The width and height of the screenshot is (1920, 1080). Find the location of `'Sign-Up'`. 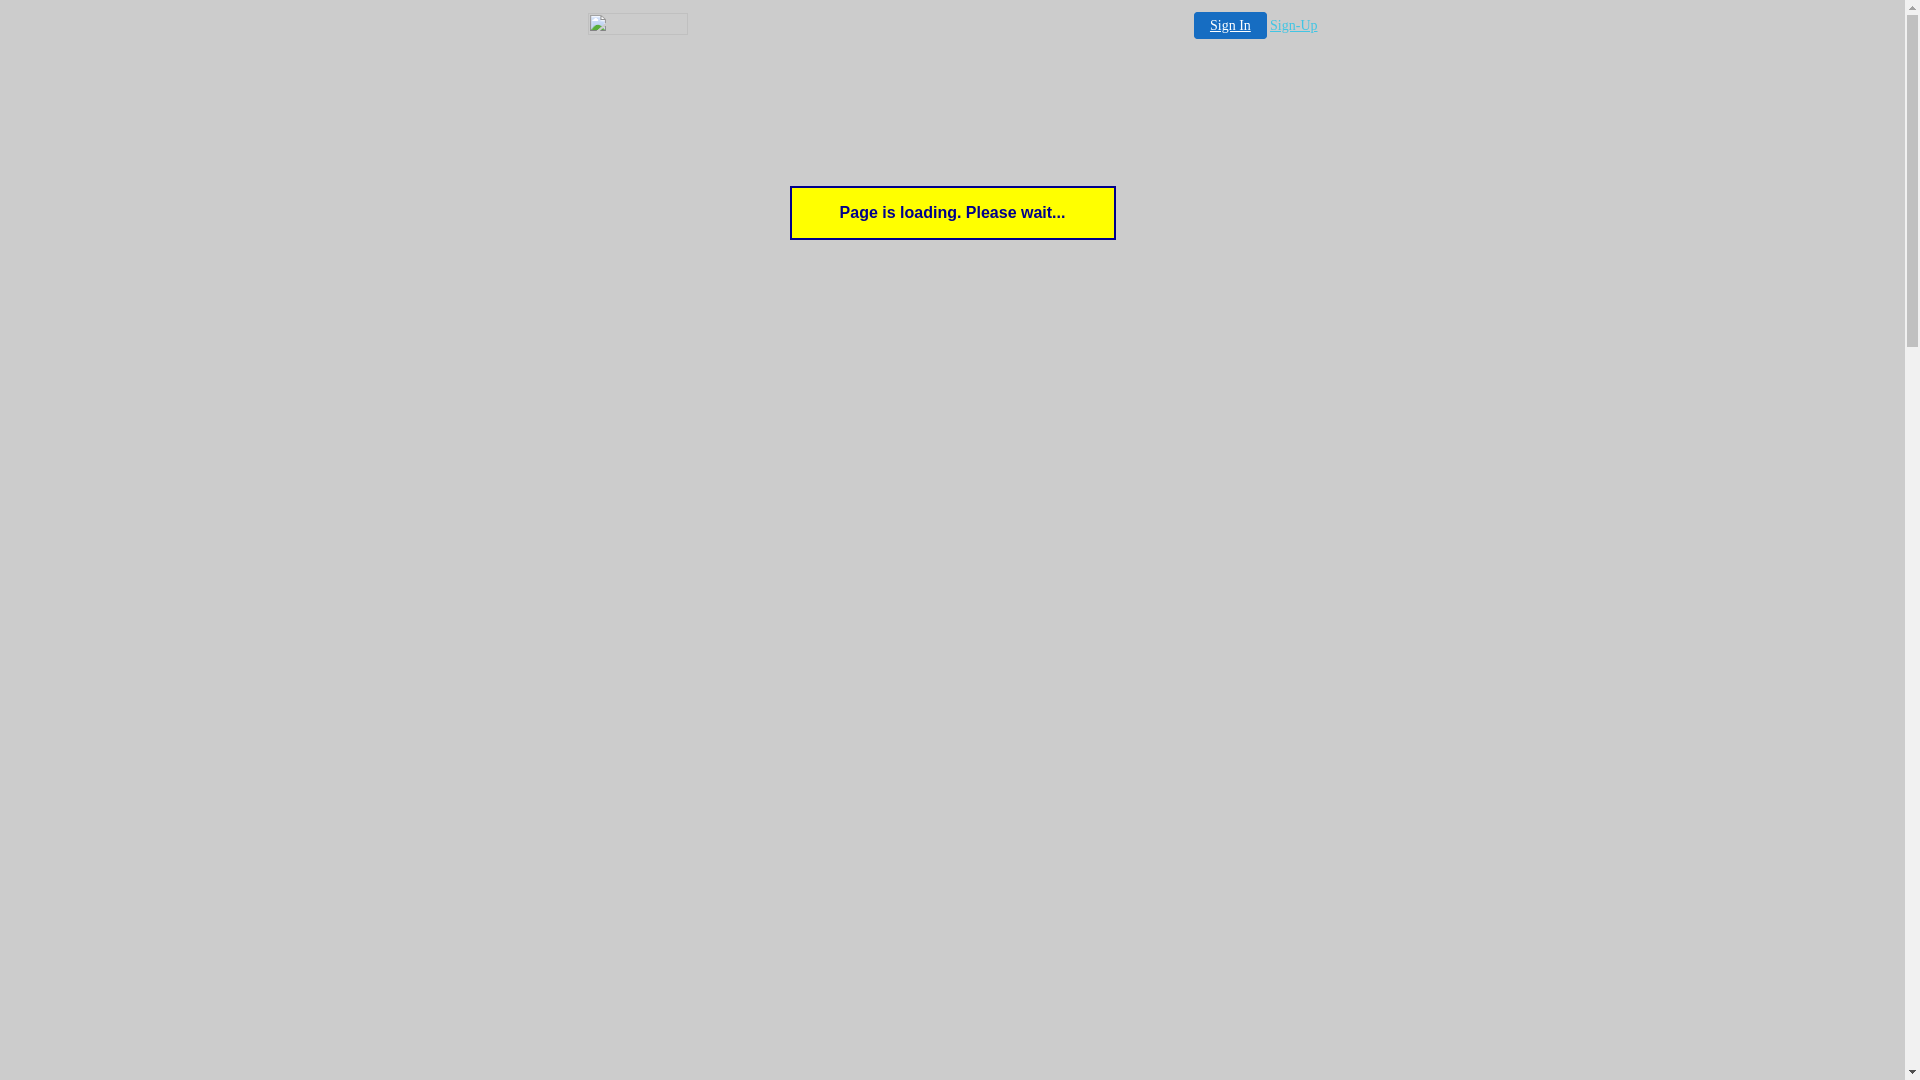

'Sign-Up' is located at coordinates (1293, 25).